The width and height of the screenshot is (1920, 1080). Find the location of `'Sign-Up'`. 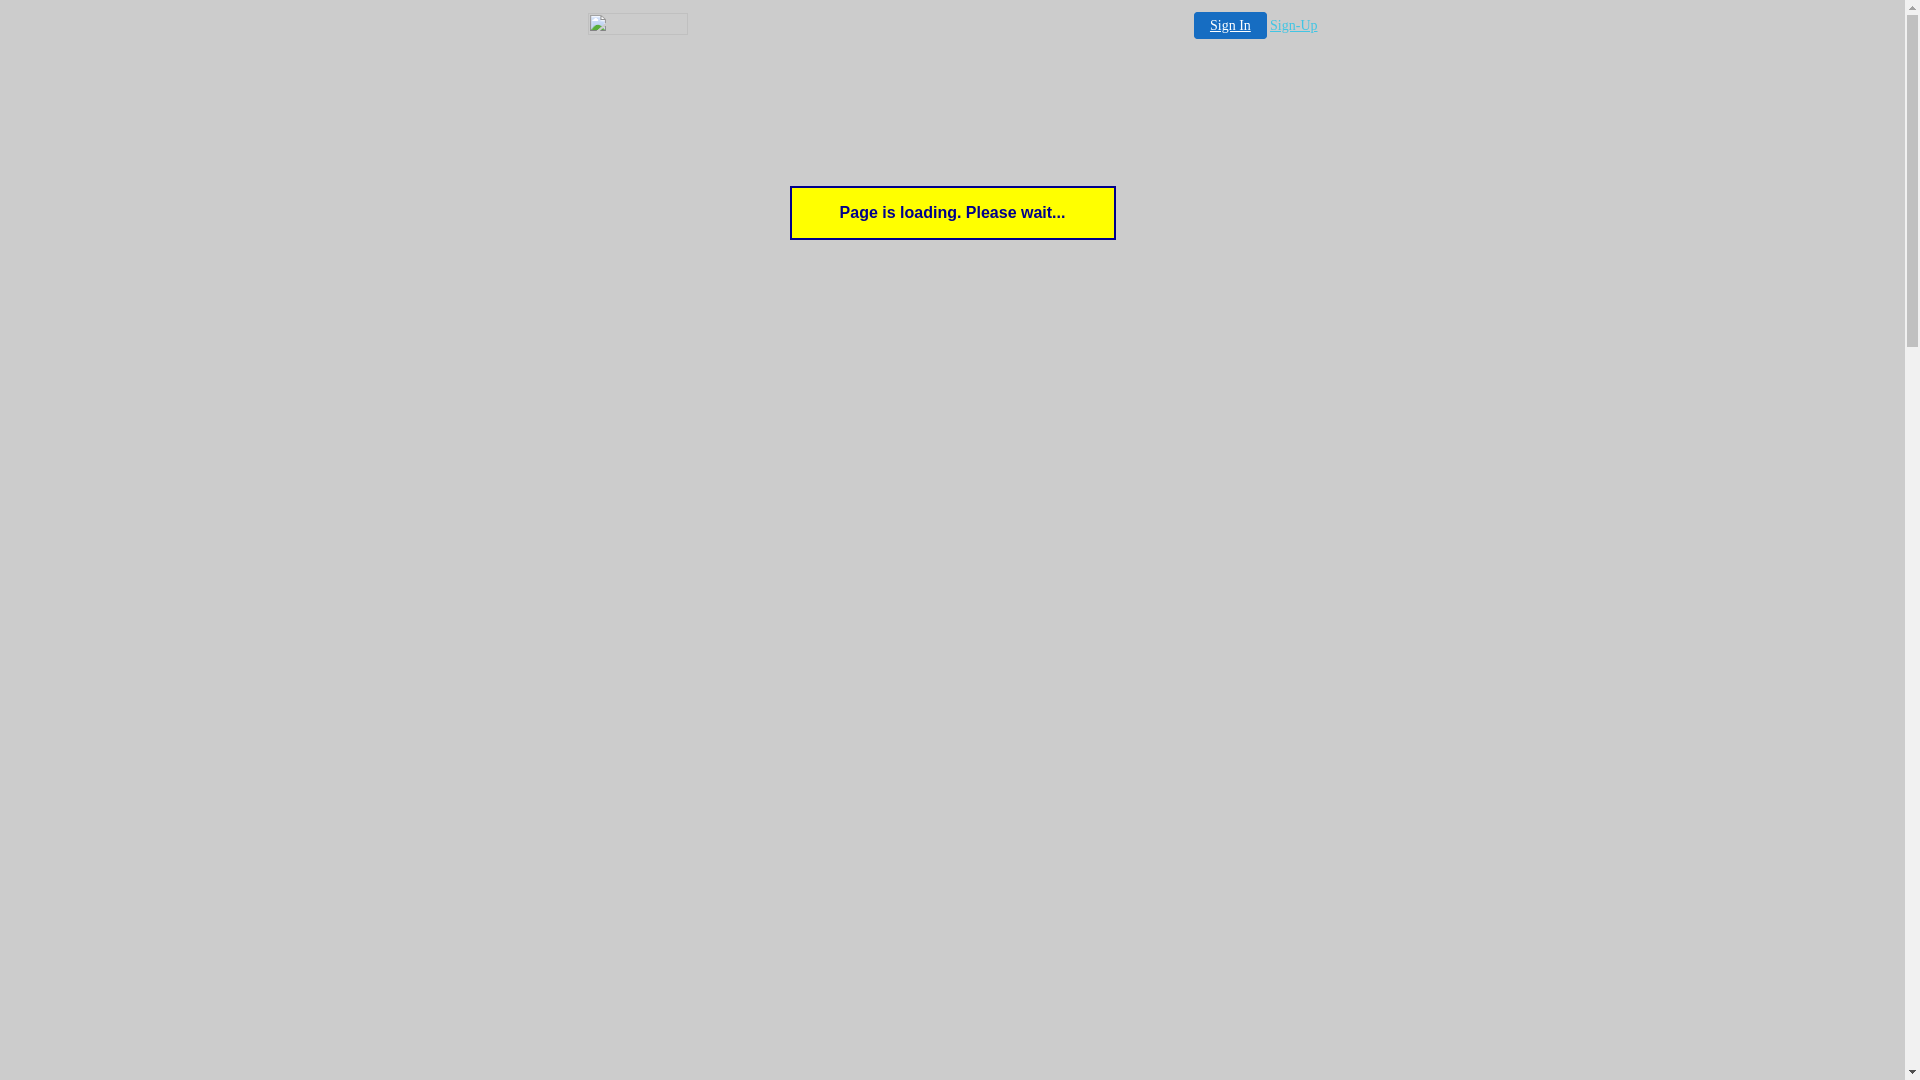

'Sign-Up' is located at coordinates (1293, 25).